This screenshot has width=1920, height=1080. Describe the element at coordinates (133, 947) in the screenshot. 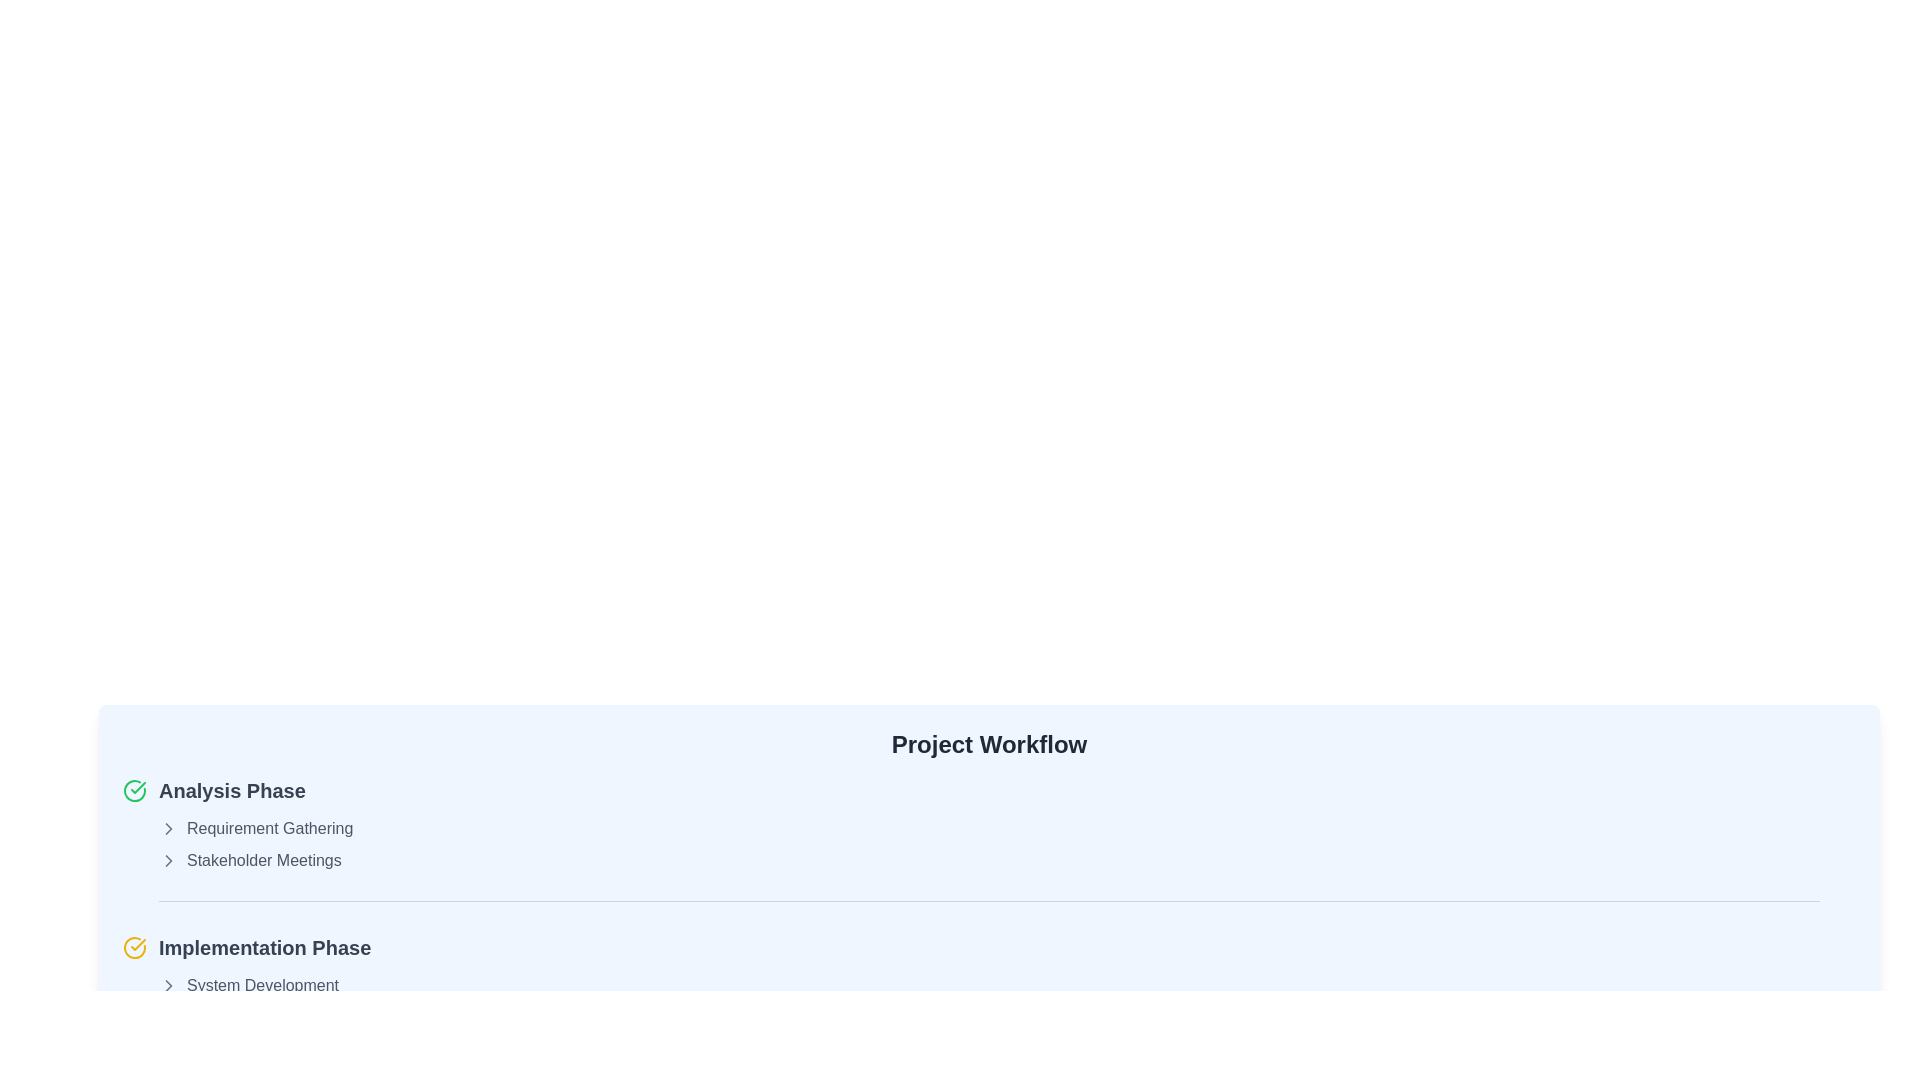

I see `the circular yellow checkmark icon located` at that location.